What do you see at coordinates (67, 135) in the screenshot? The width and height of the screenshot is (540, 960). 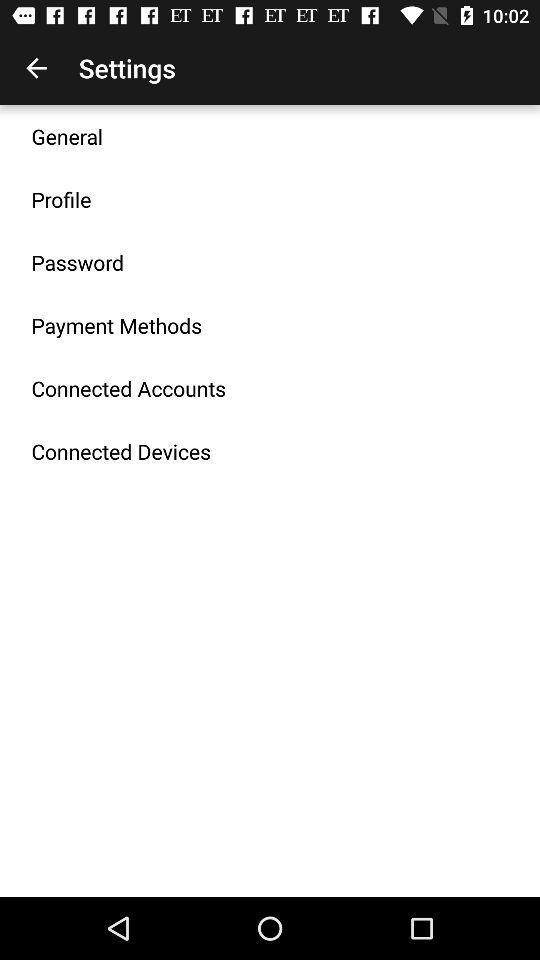 I see `item above profile` at bounding box center [67, 135].